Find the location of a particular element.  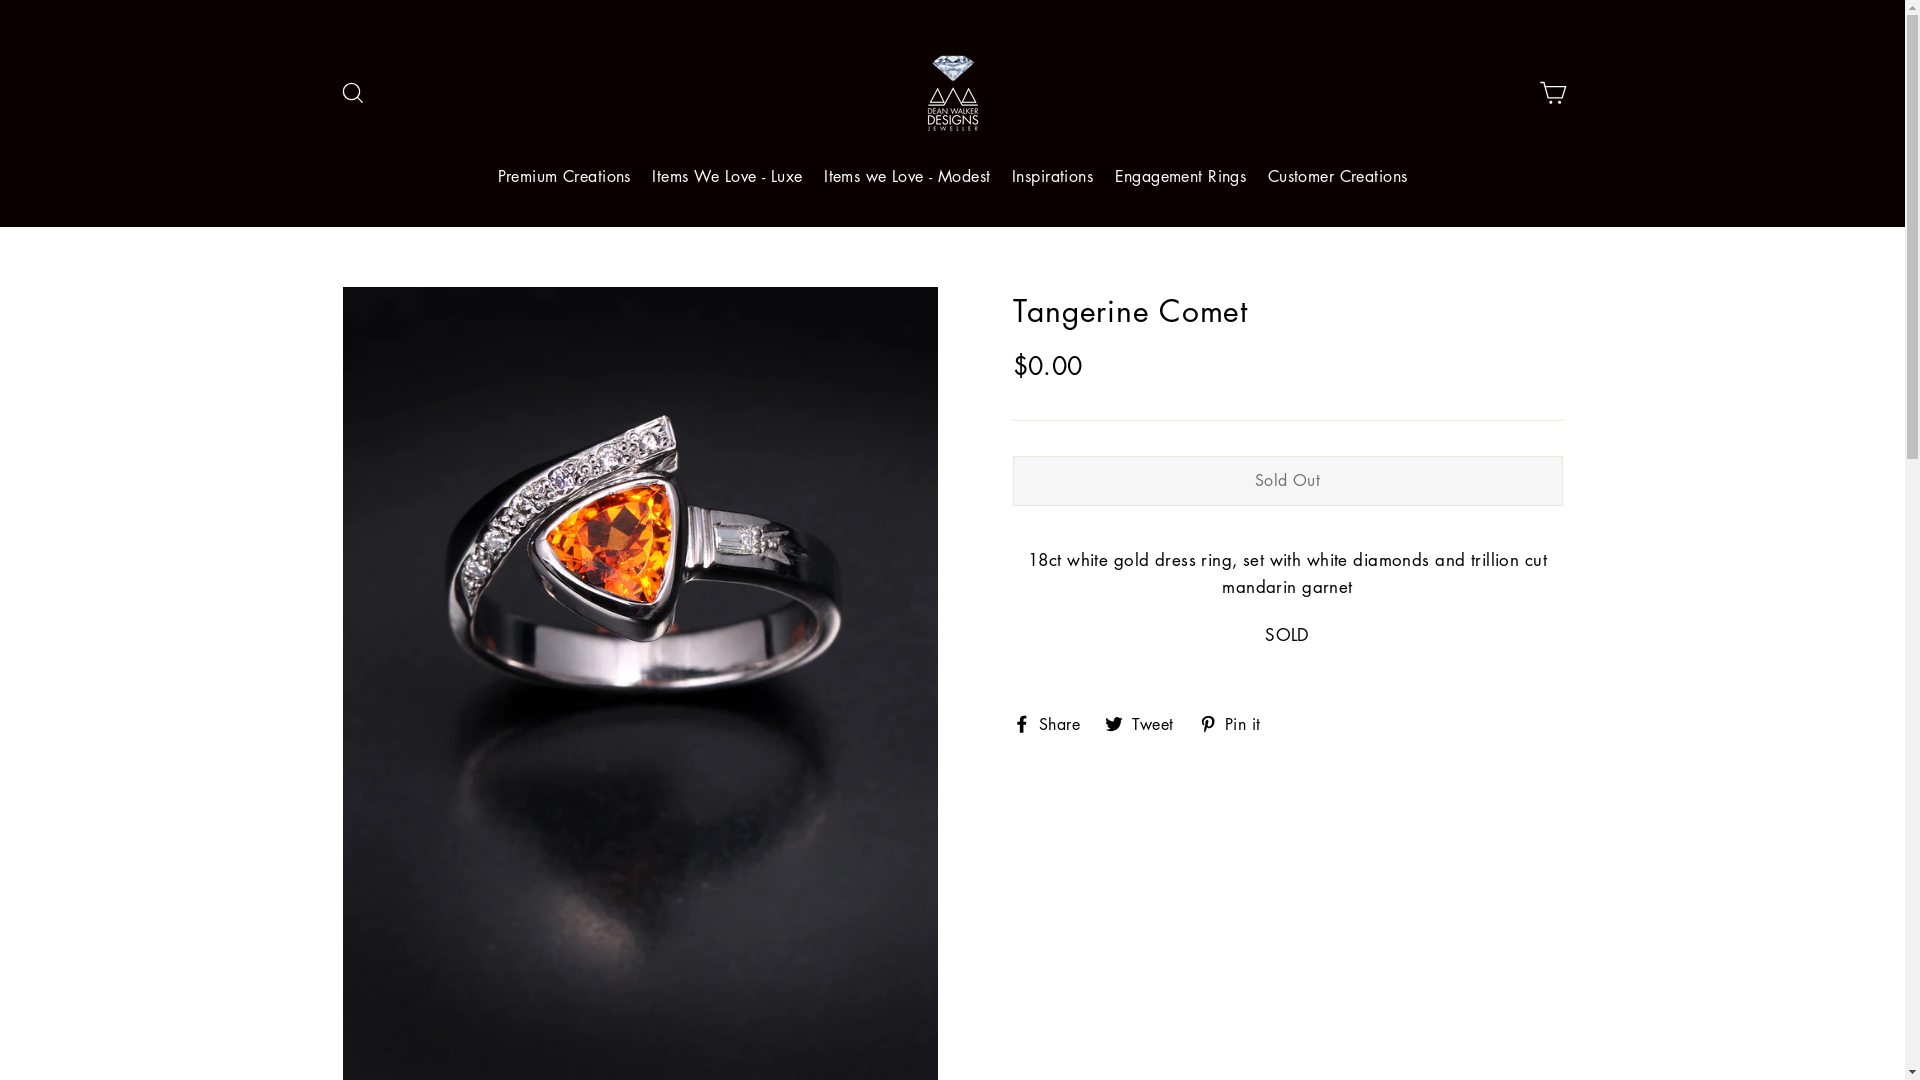

'Pin it is located at coordinates (1236, 721).